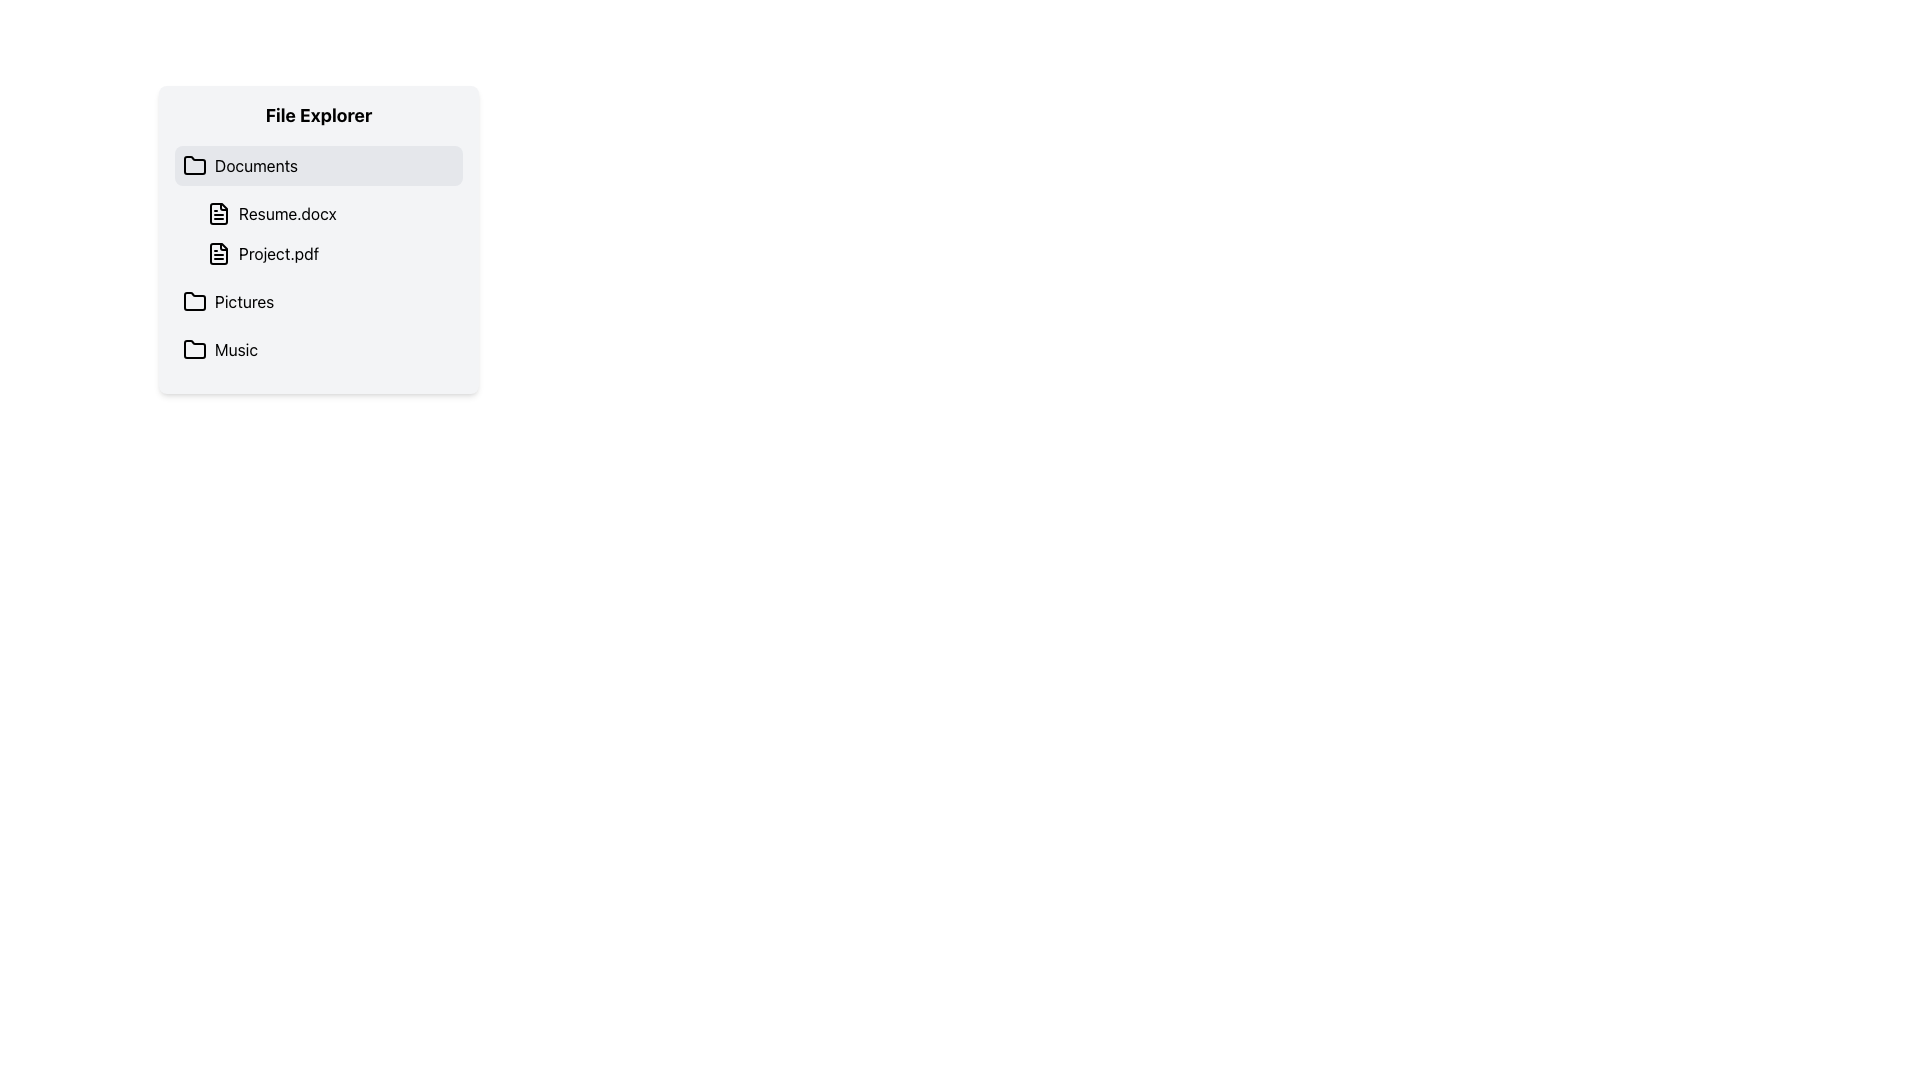  What do you see at coordinates (195, 301) in the screenshot?
I see `the folder icon located to the left of the 'Pictures' text in the File Explorer interface` at bounding box center [195, 301].